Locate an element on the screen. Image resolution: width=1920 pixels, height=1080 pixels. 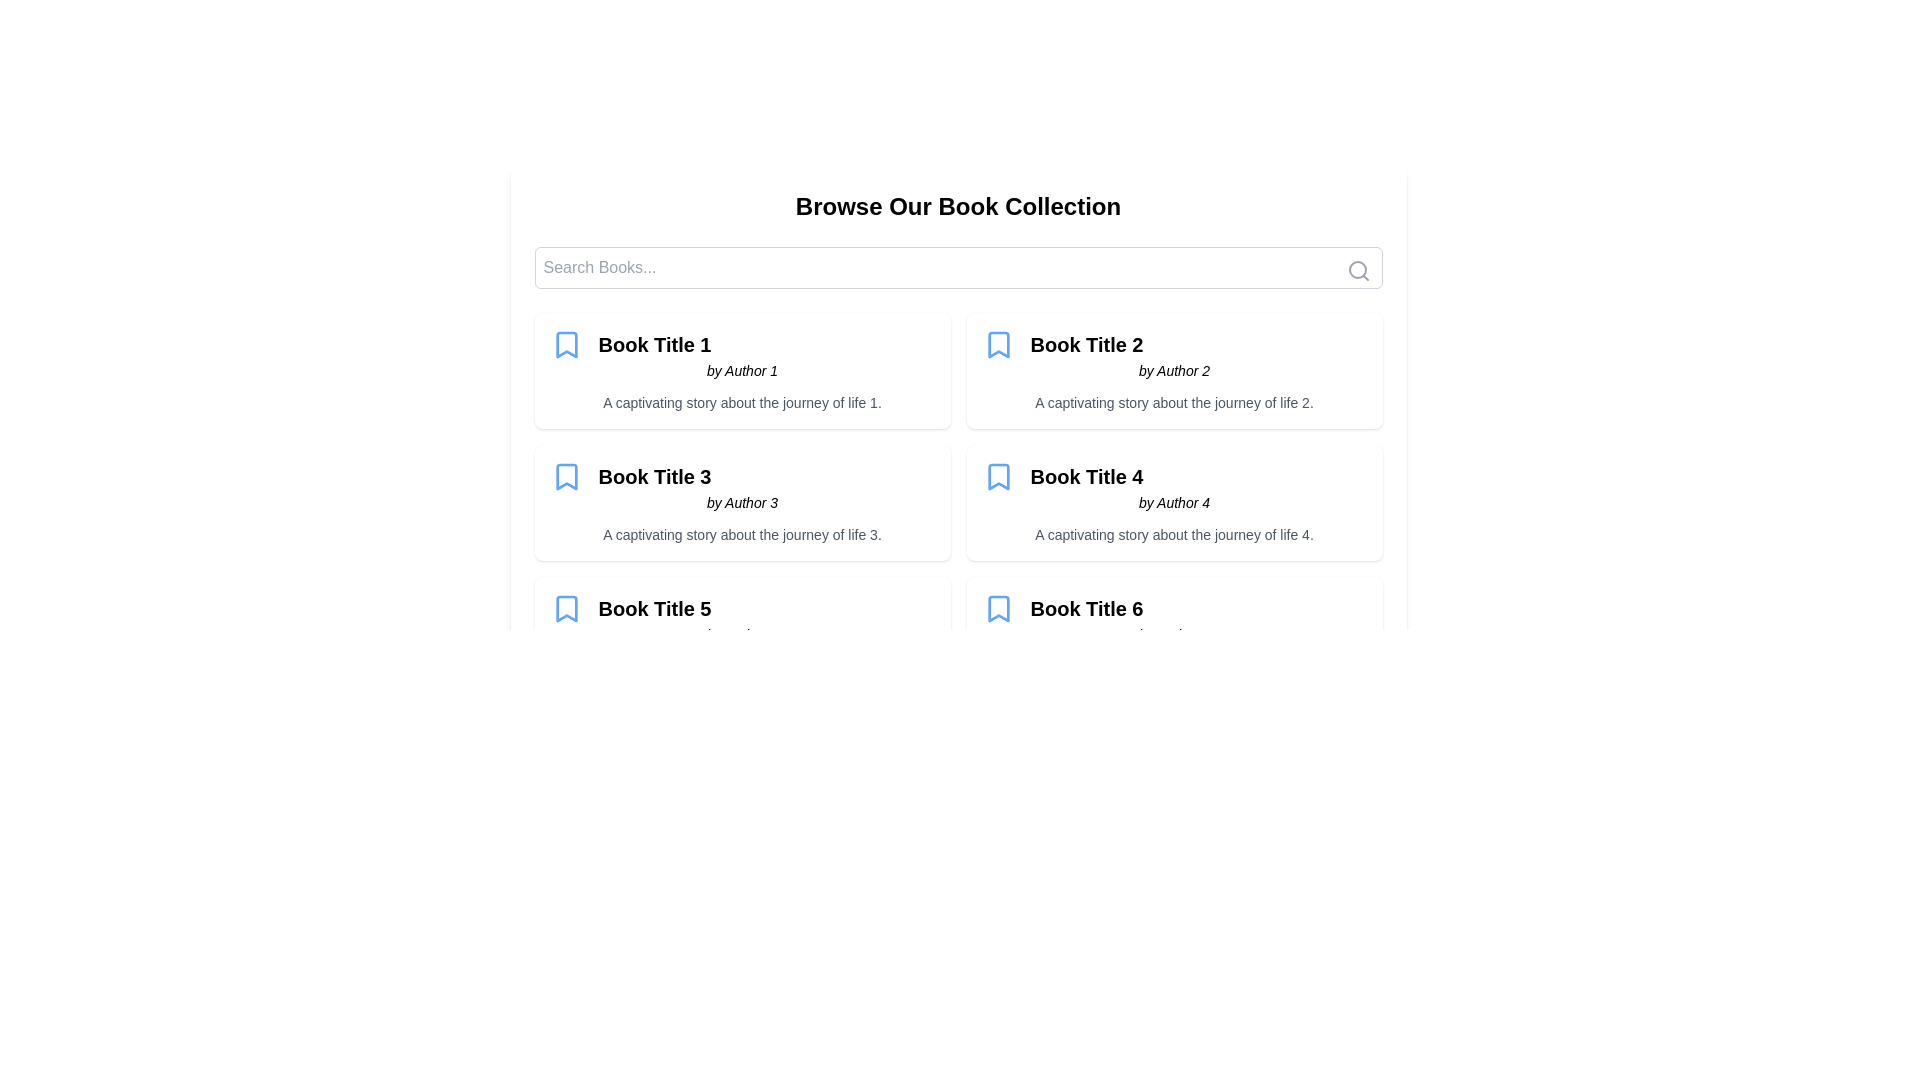
the text element that displays the author's name for 'Book Title 5' is located at coordinates (741, 635).